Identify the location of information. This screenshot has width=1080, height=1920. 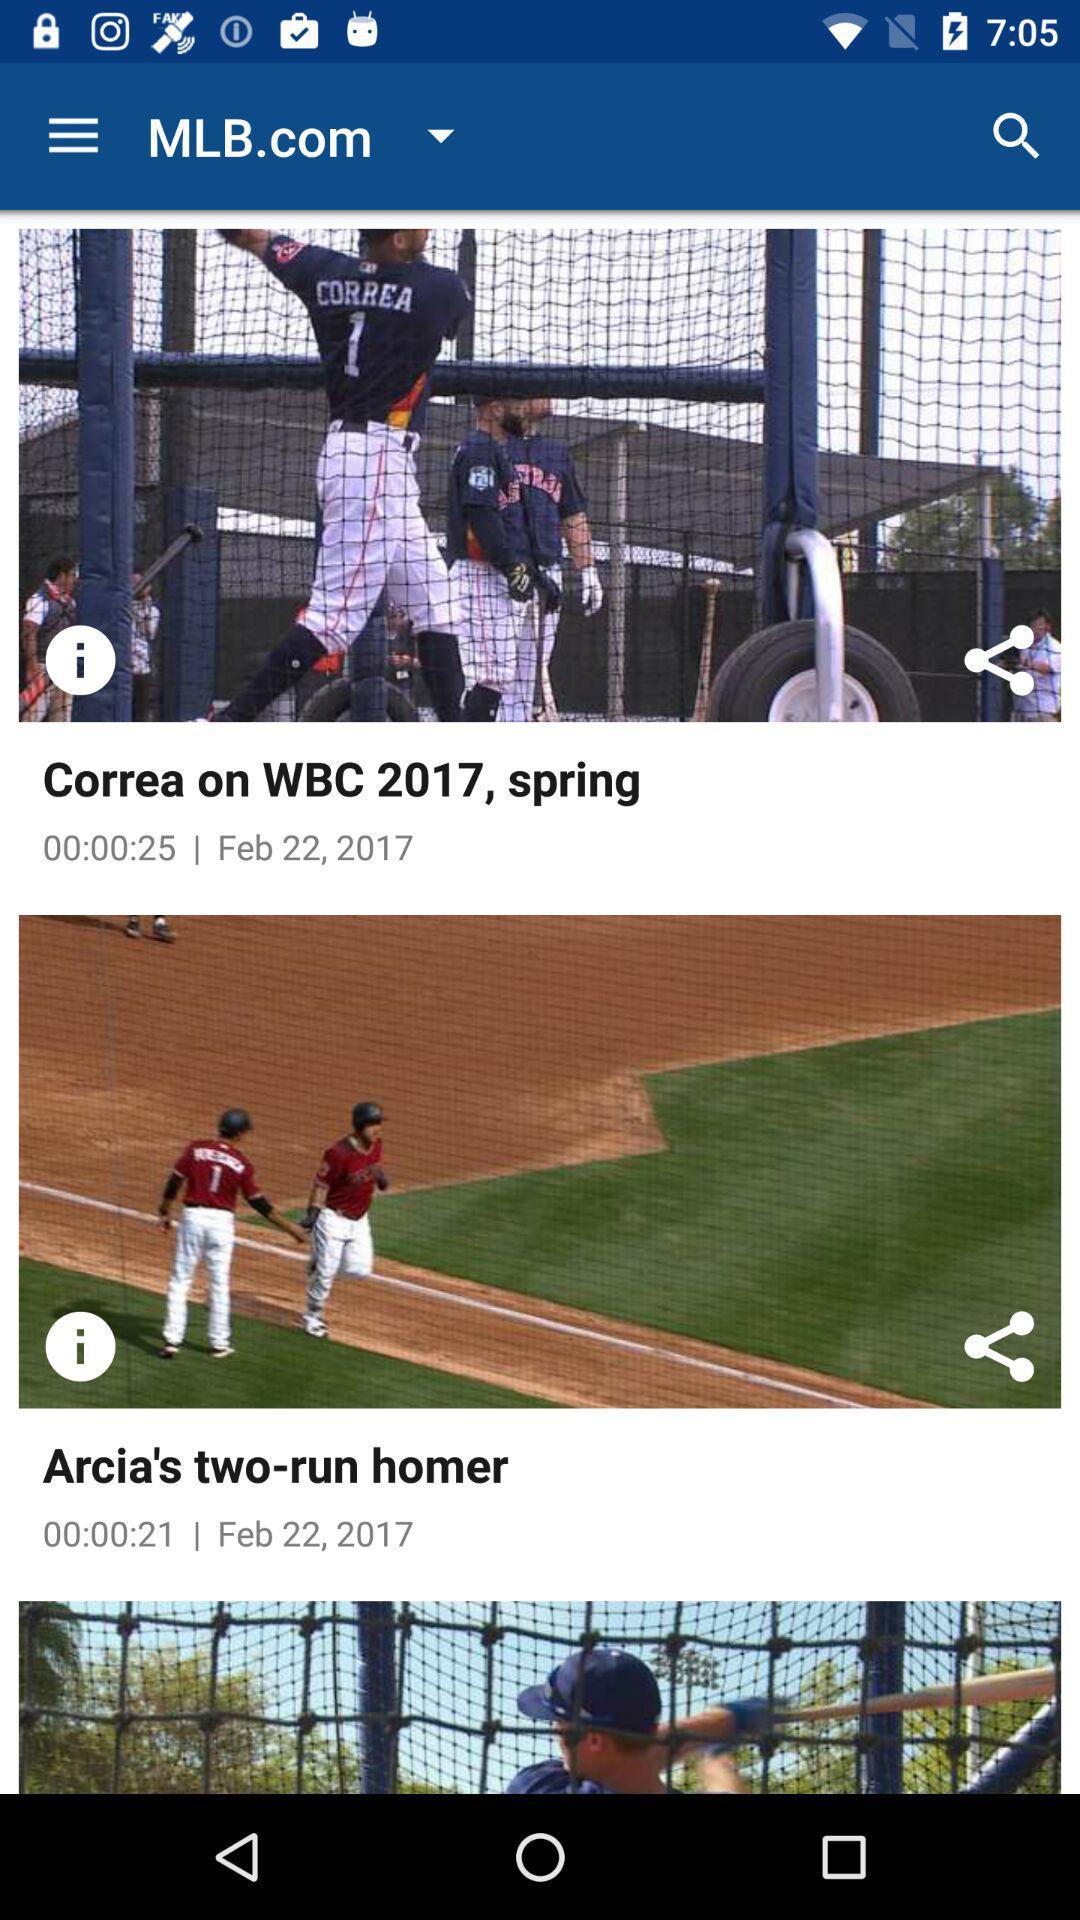
(79, 1346).